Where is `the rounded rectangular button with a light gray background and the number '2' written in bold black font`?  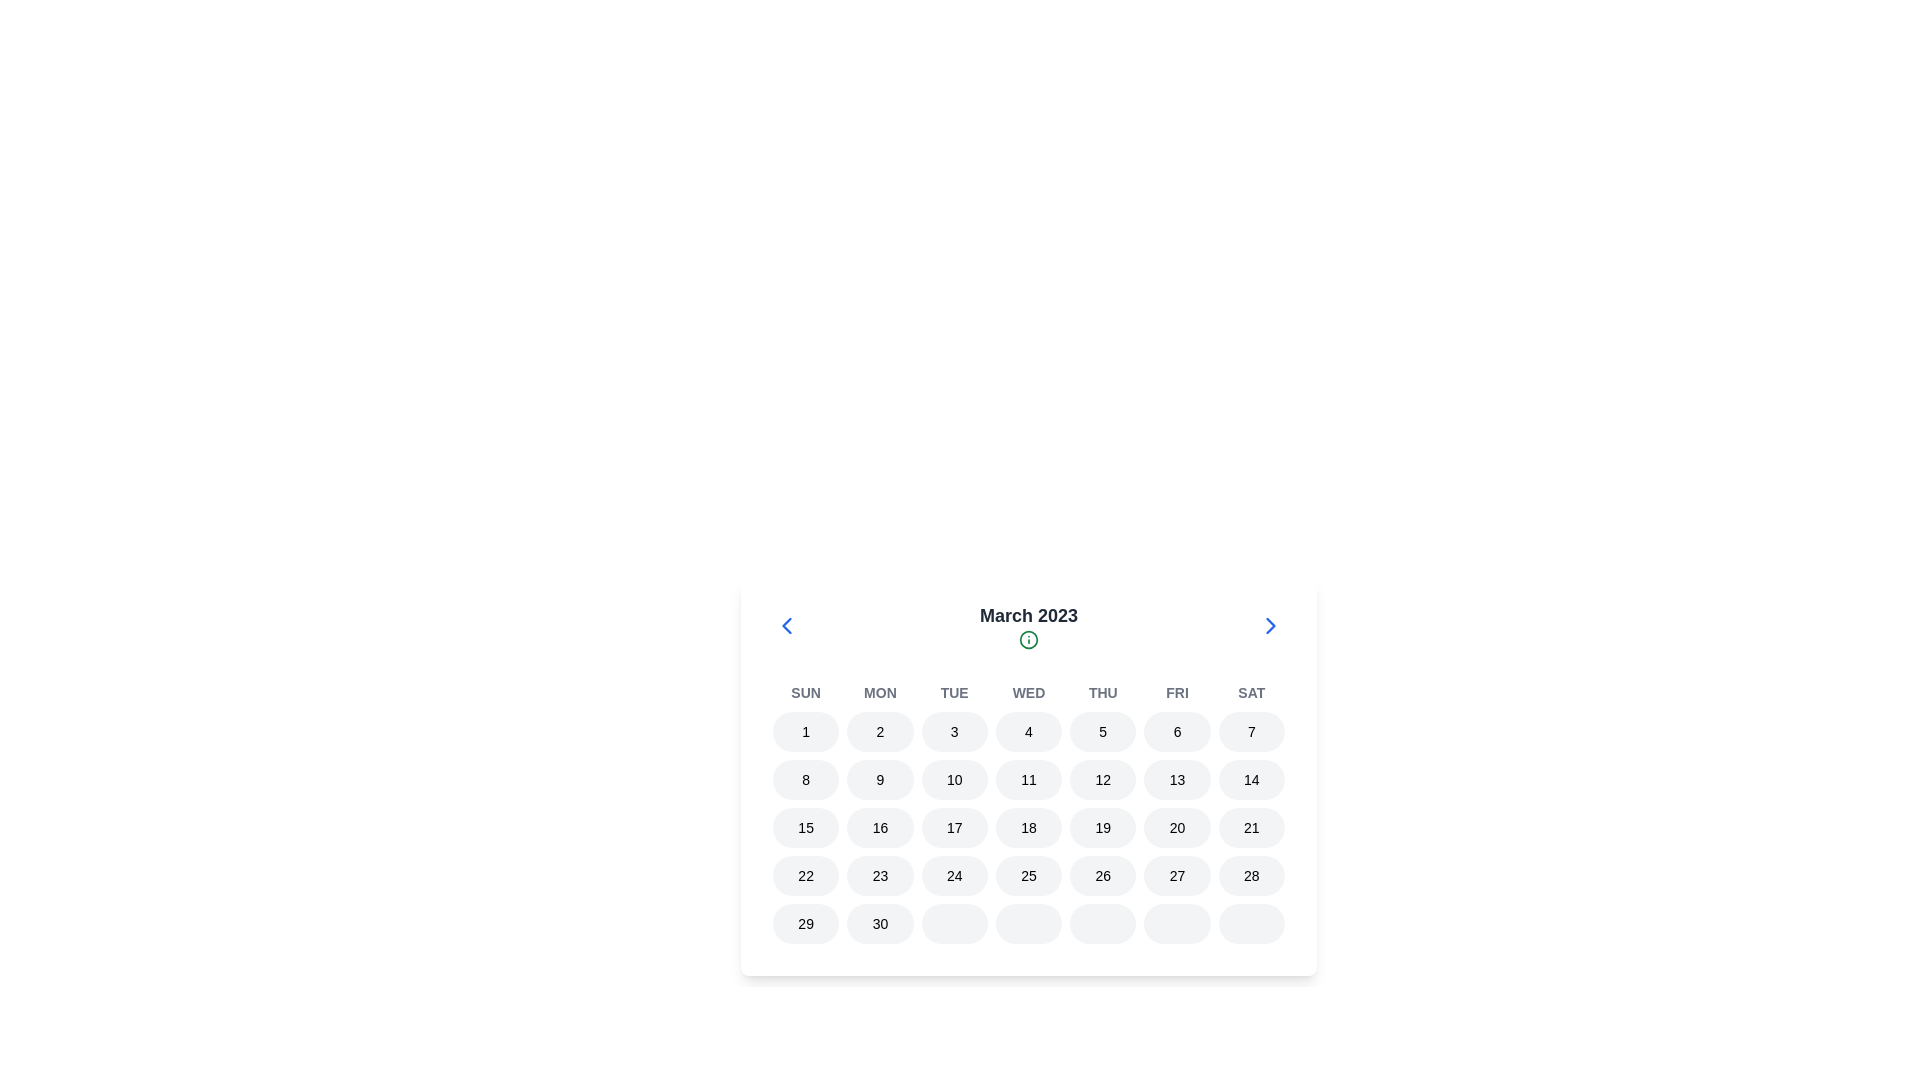
the rounded rectangular button with a light gray background and the number '2' written in bold black font is located at coordinates (880, 732).